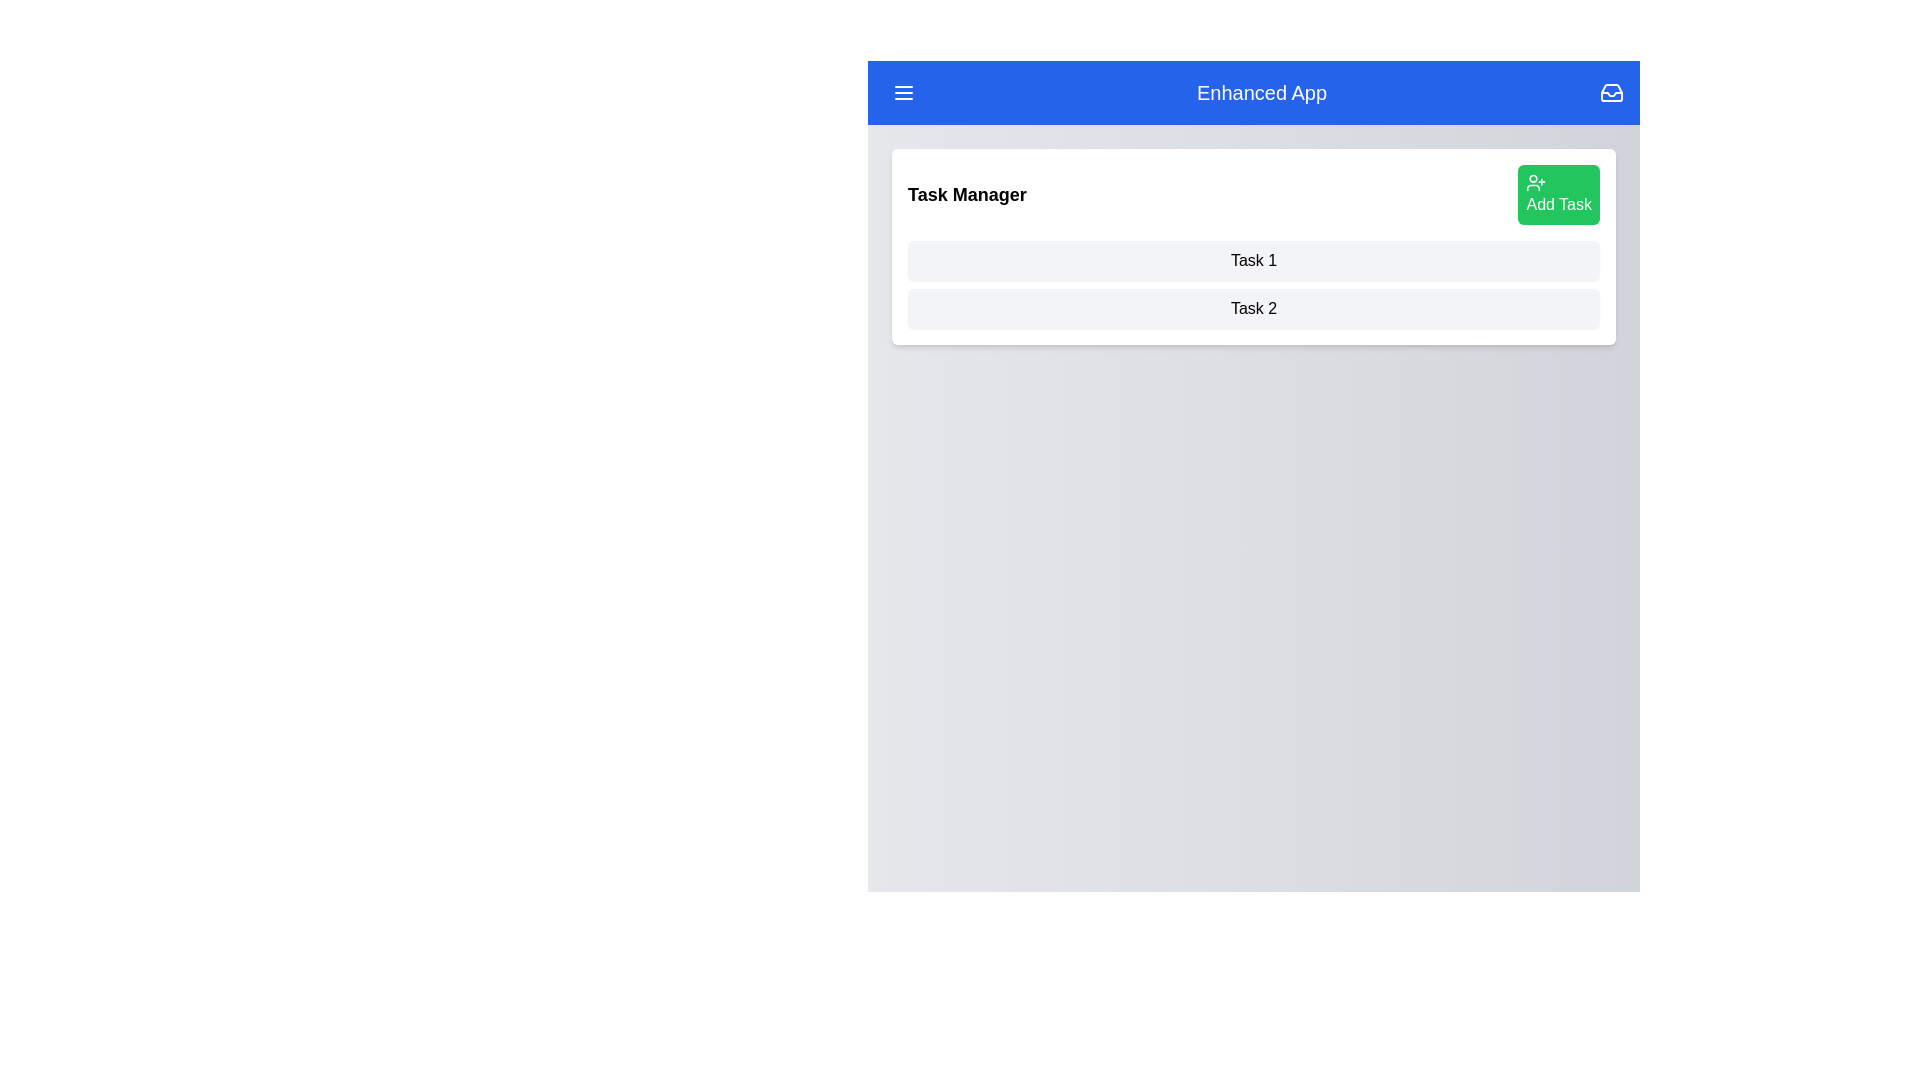 This screenshot has width=1920, height=1080. I want to click on the 'Add Task' button to add a new task, so click(1558, 195).